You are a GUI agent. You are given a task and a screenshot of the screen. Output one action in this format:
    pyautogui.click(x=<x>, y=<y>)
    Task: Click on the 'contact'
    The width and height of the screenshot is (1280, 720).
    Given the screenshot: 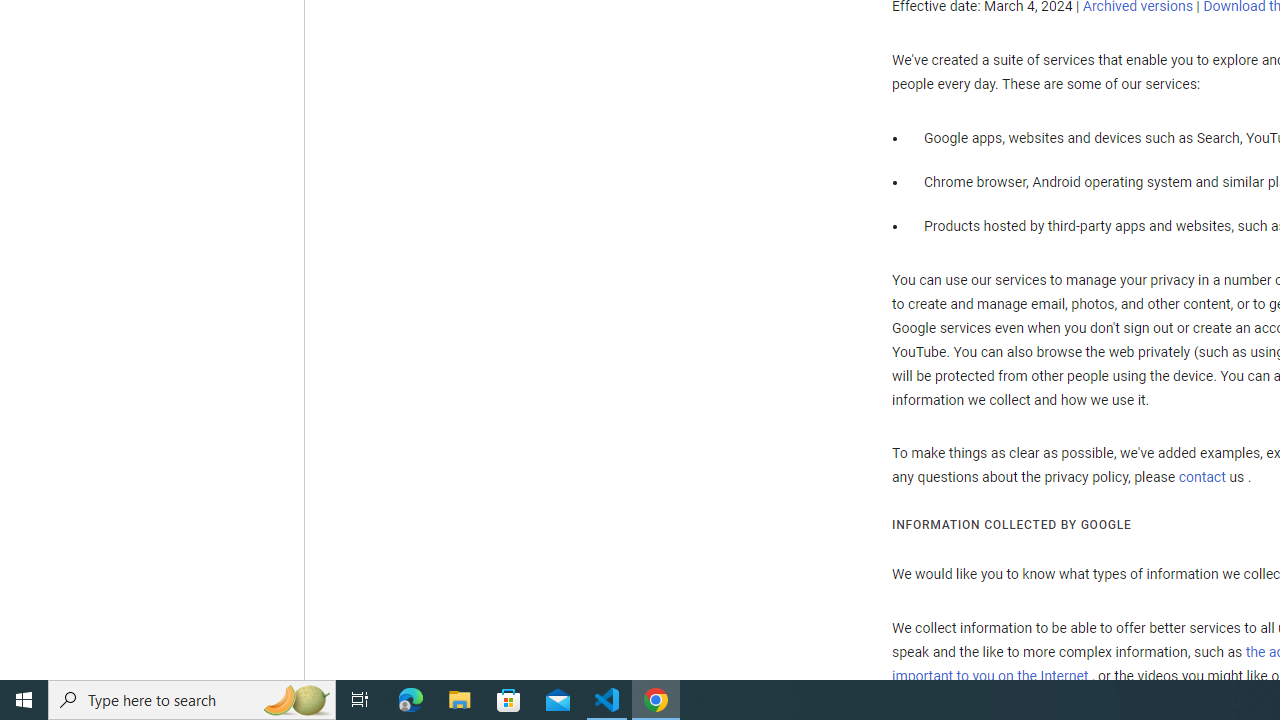 What is the action you would take?
    pyautogui.click(x=1200, y=477)
    